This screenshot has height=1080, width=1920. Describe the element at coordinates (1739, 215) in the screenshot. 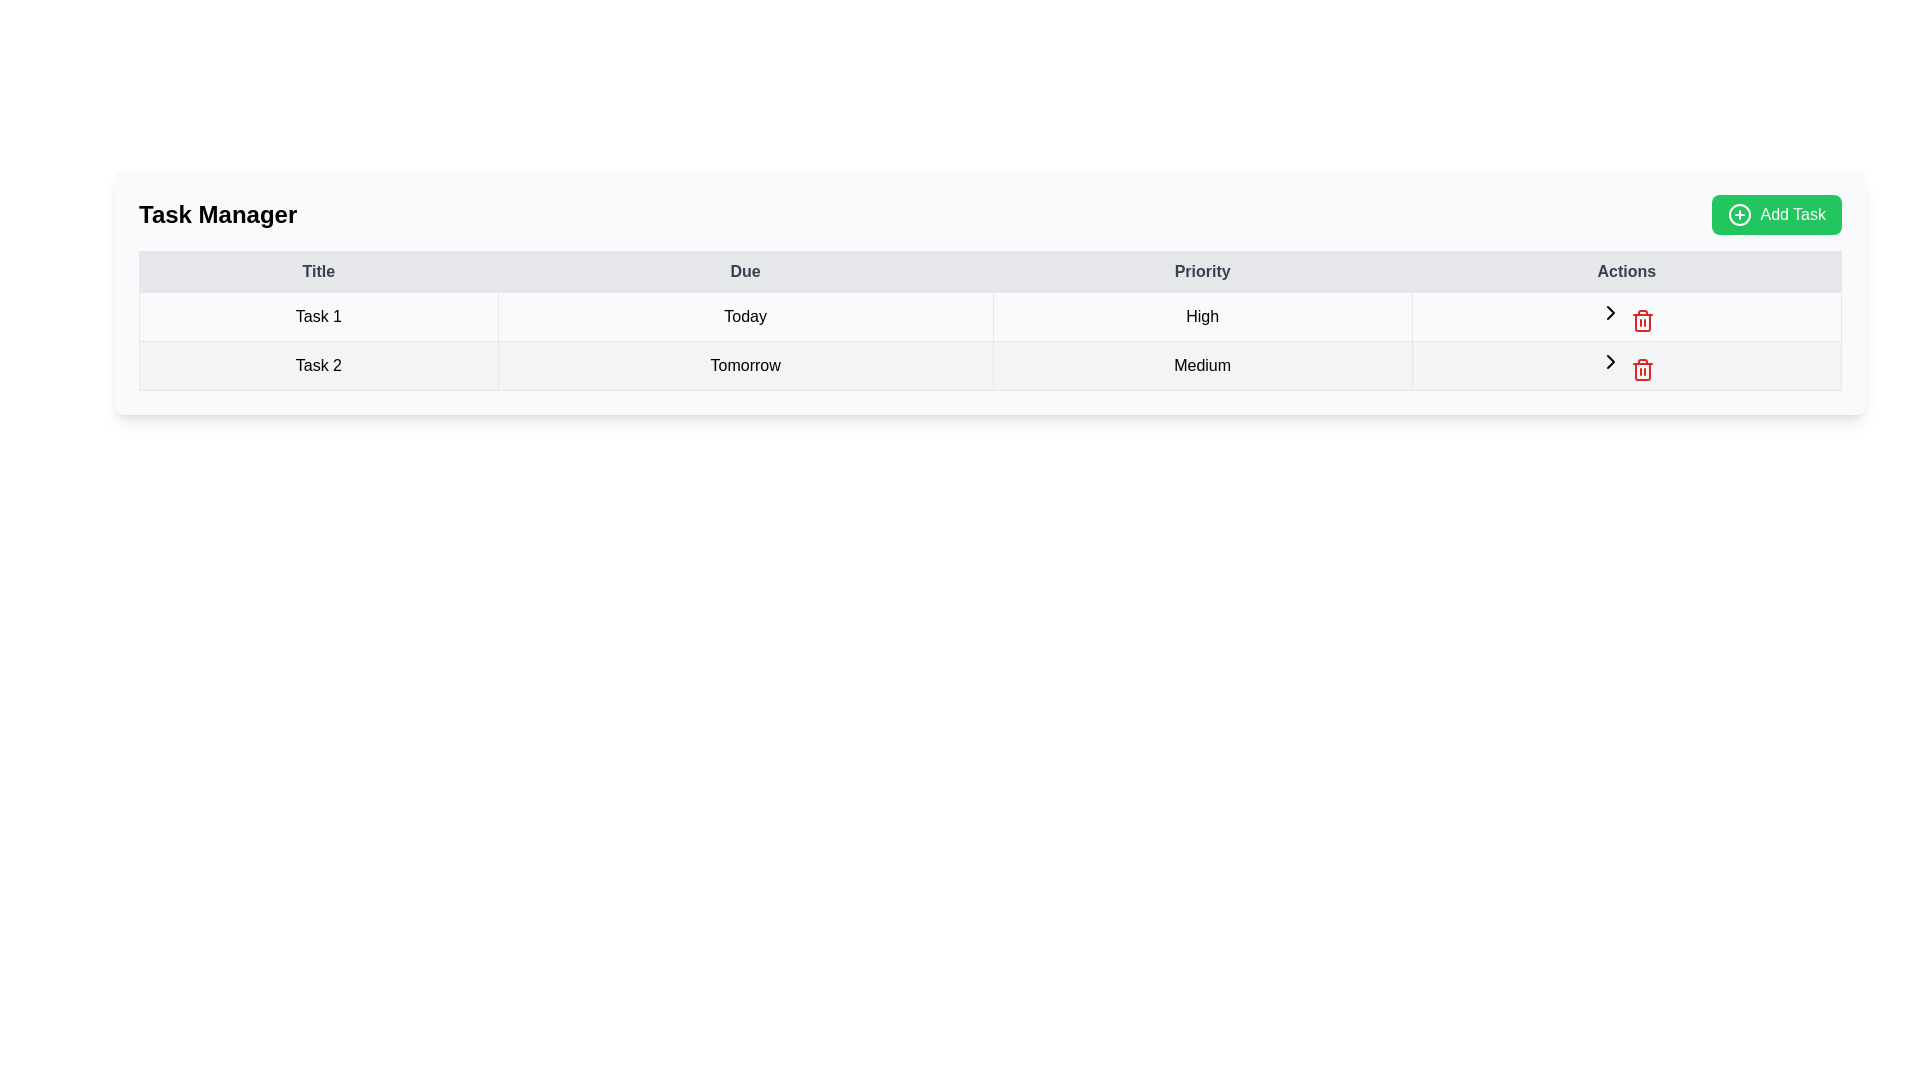

I see `the SVG circle component that is part of the circular-plus icon located at the top-right corner of the interface, next to the 'Add Task' button` at that location.